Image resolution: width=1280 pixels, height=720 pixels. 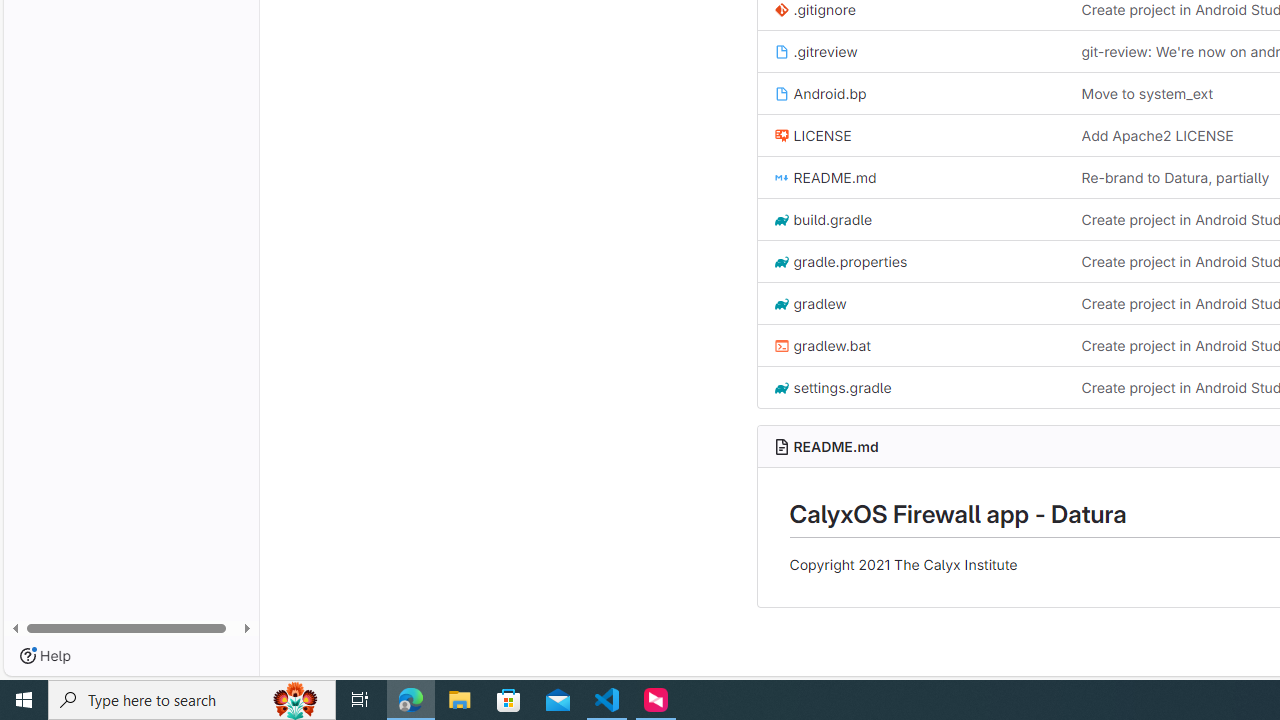 What do you see at coordinates (812, 135) in the screenshot?
I see `'LICENSE'` at bounding box center [812, 135].